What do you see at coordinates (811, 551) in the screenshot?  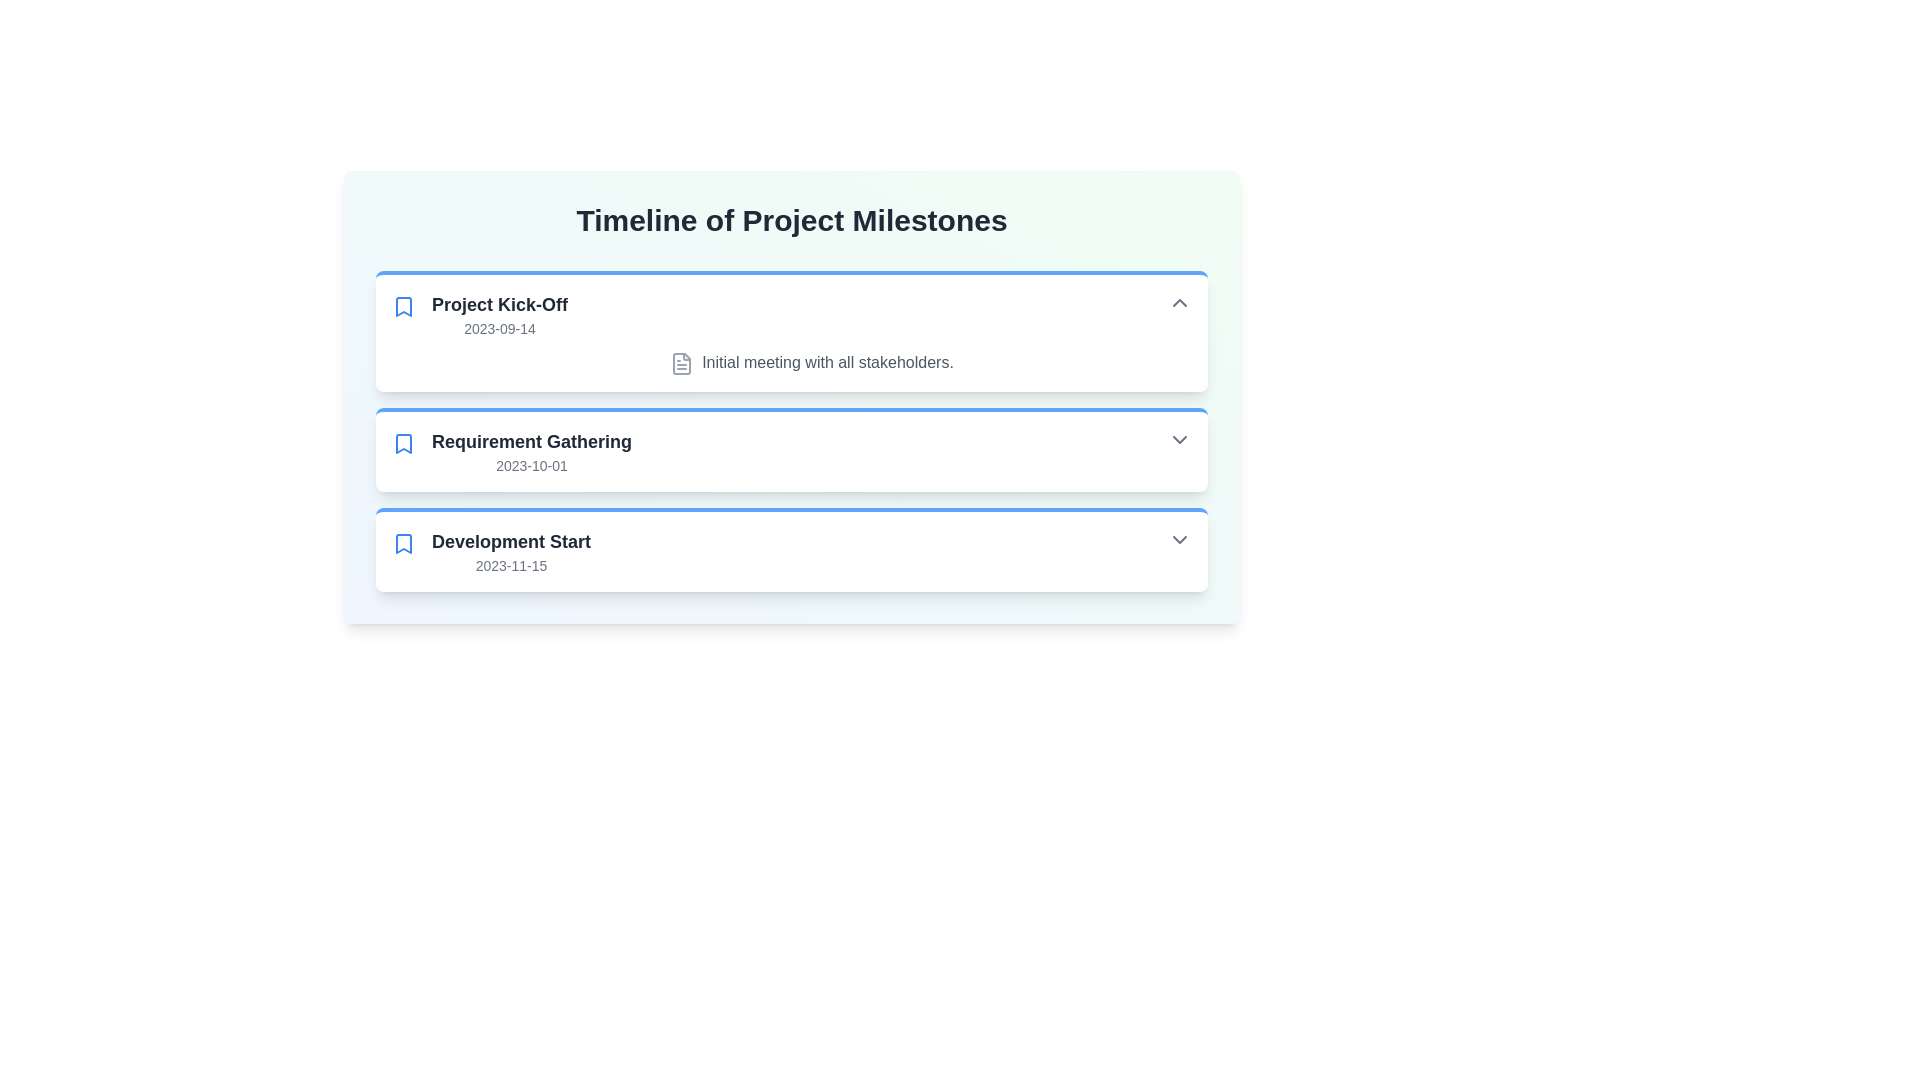 I see `the third list item in the 'Timeline of Project Milestones' section, which displays the title 'Development Start' and the date '2023-11-15'` at bounding box center [811, 551].